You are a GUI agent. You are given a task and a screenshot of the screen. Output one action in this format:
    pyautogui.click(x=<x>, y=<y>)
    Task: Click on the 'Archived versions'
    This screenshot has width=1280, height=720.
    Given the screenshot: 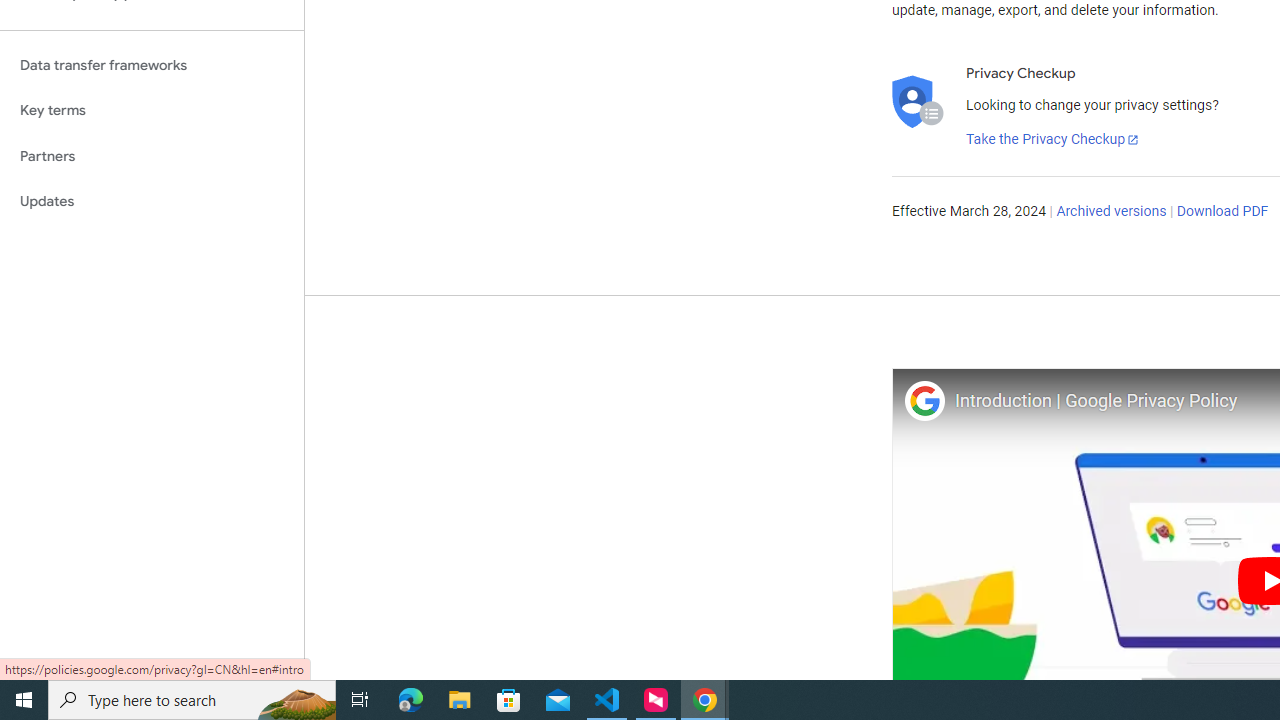 What is the action you would take?
    pyautogui.click(x=1110, y=212)
    